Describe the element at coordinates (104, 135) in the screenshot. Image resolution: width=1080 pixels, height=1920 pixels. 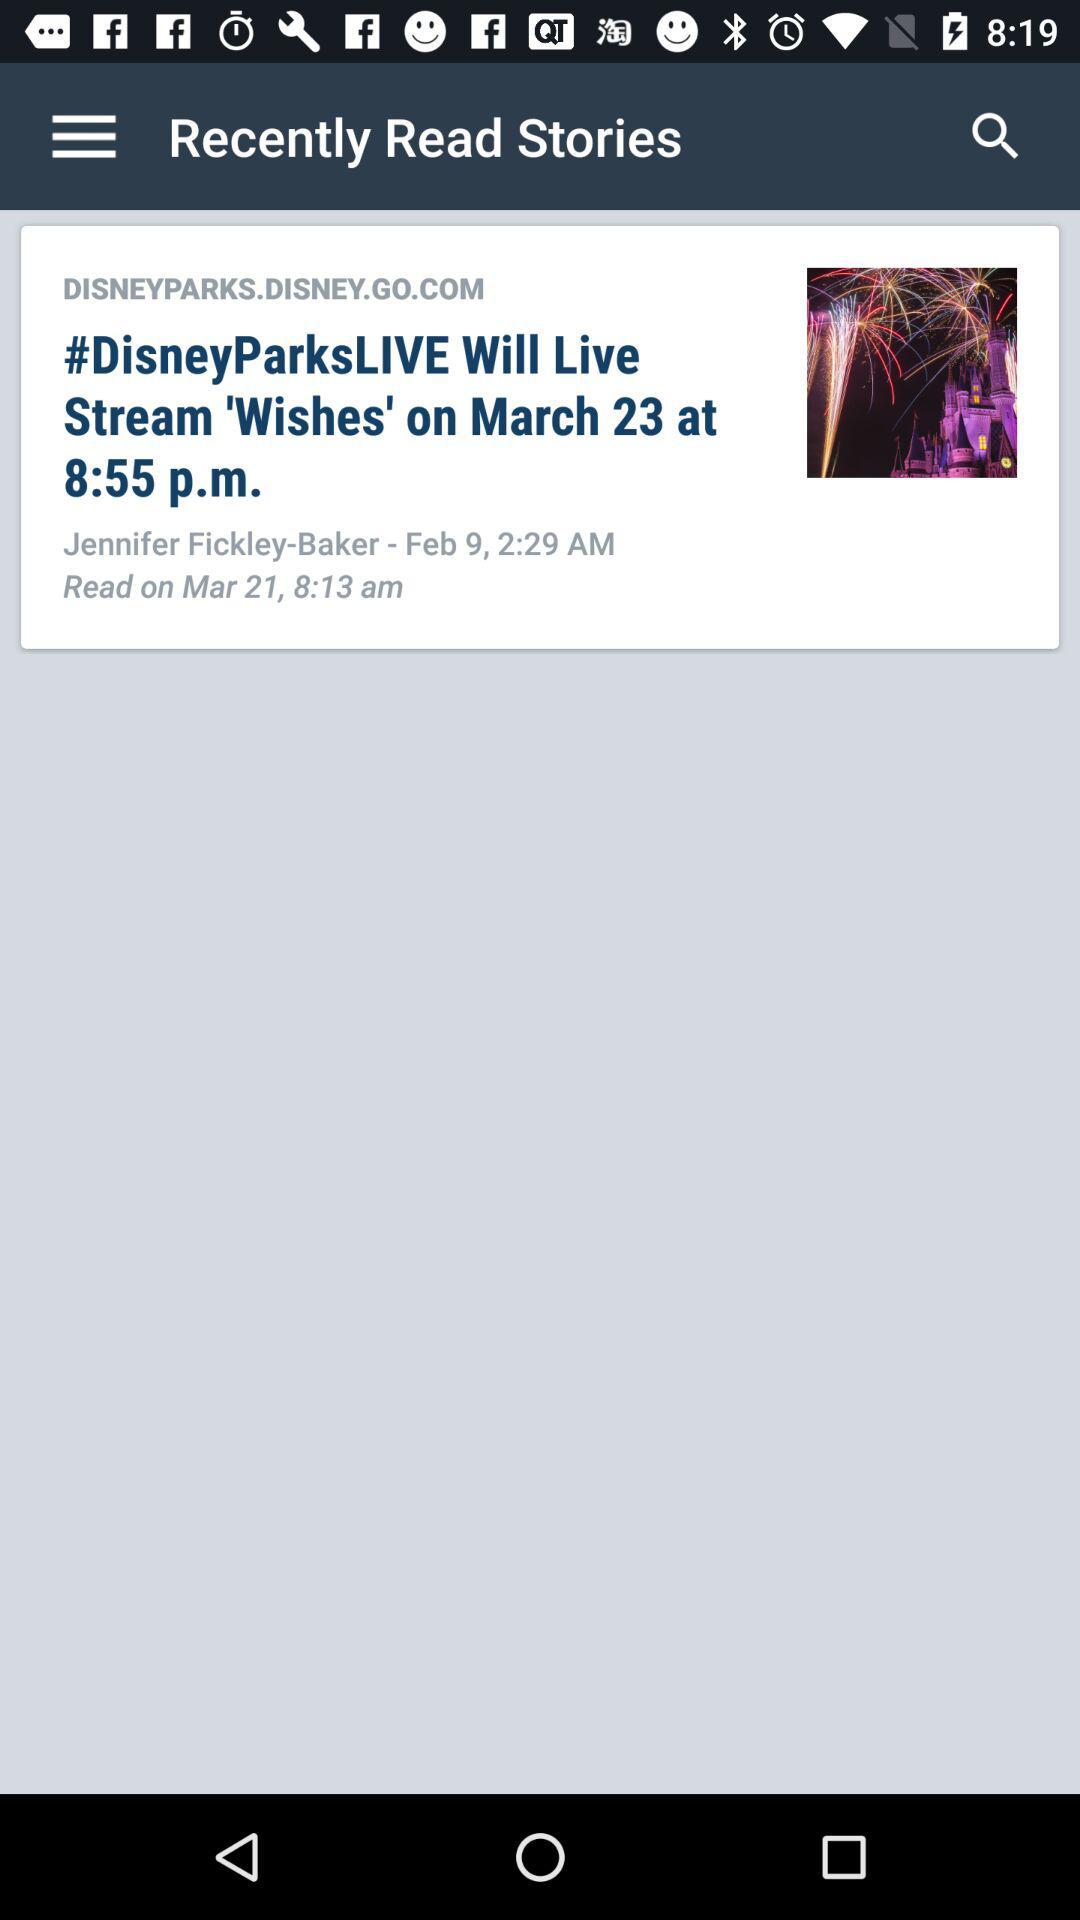
I see `the icon to the left of recently read stories item` at that location.